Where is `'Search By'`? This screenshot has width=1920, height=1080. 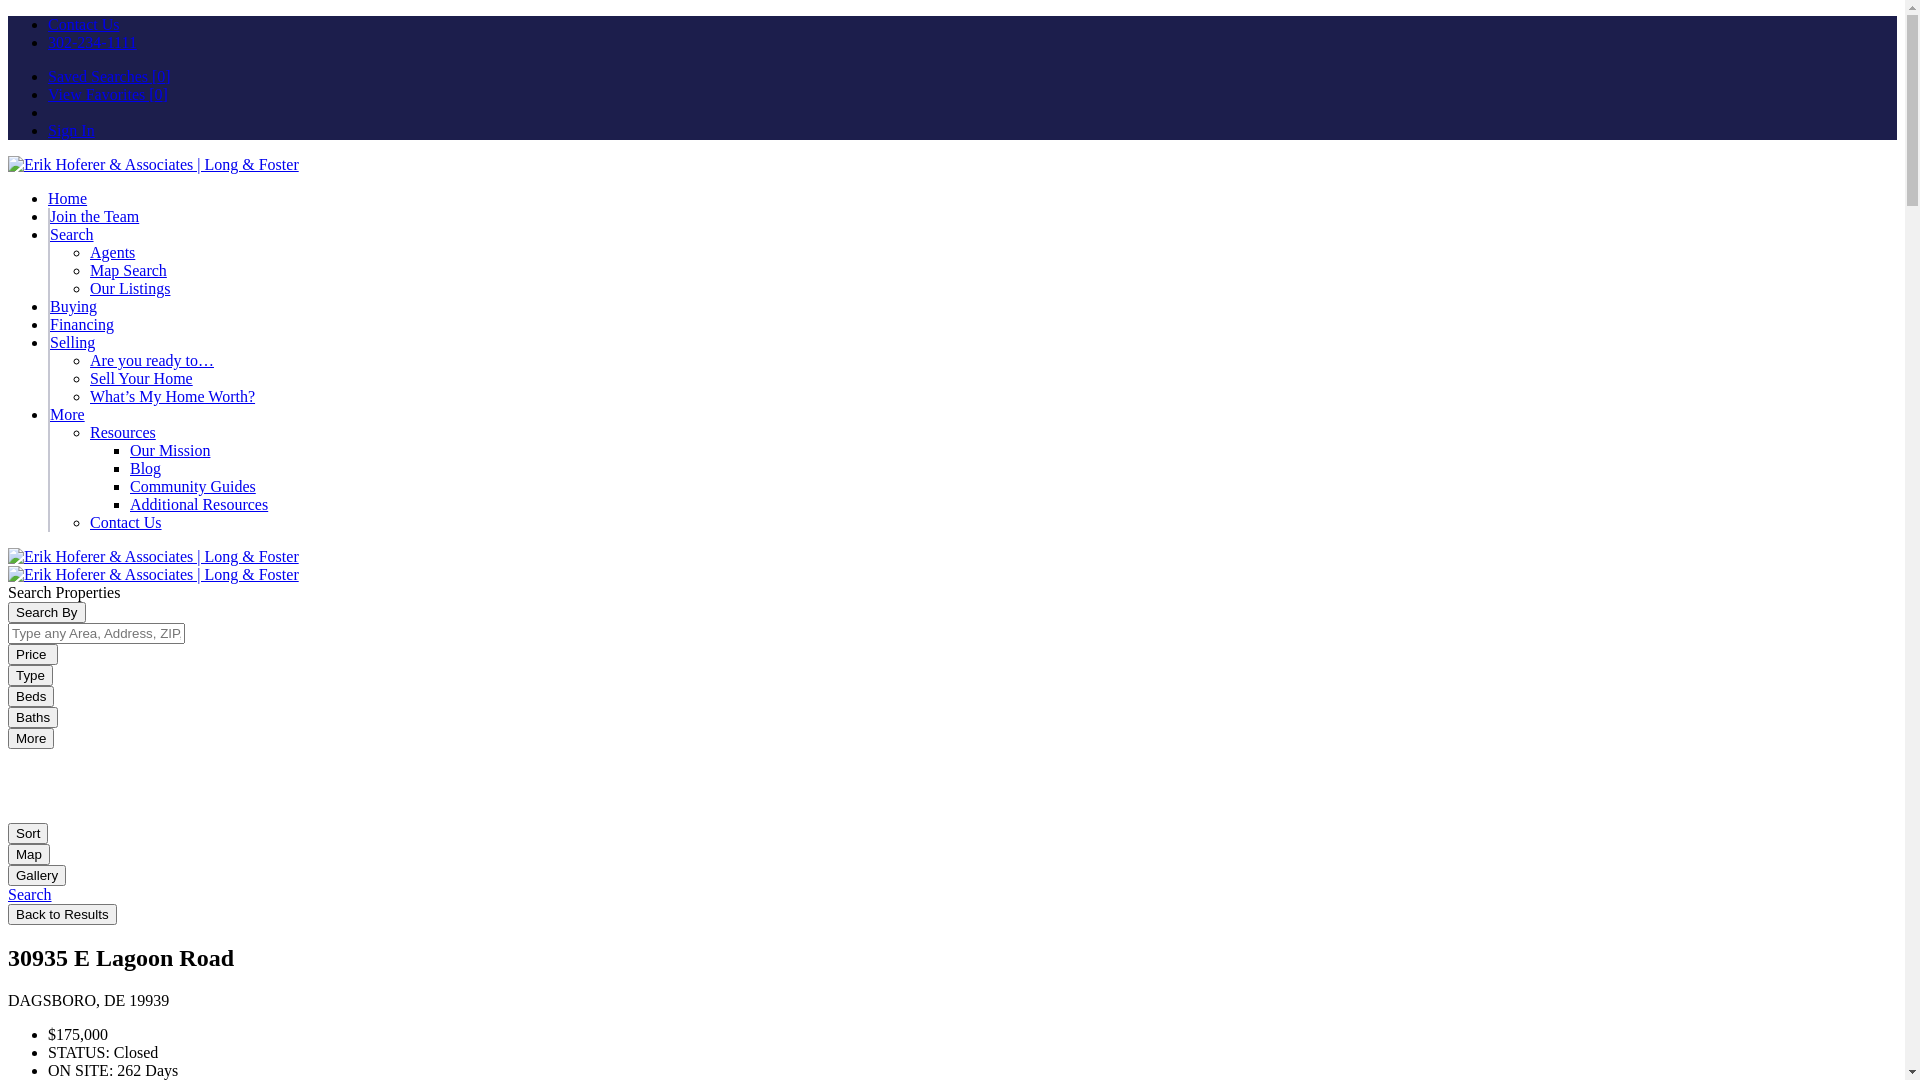 'Search By' is located at coordinates (47, 611).